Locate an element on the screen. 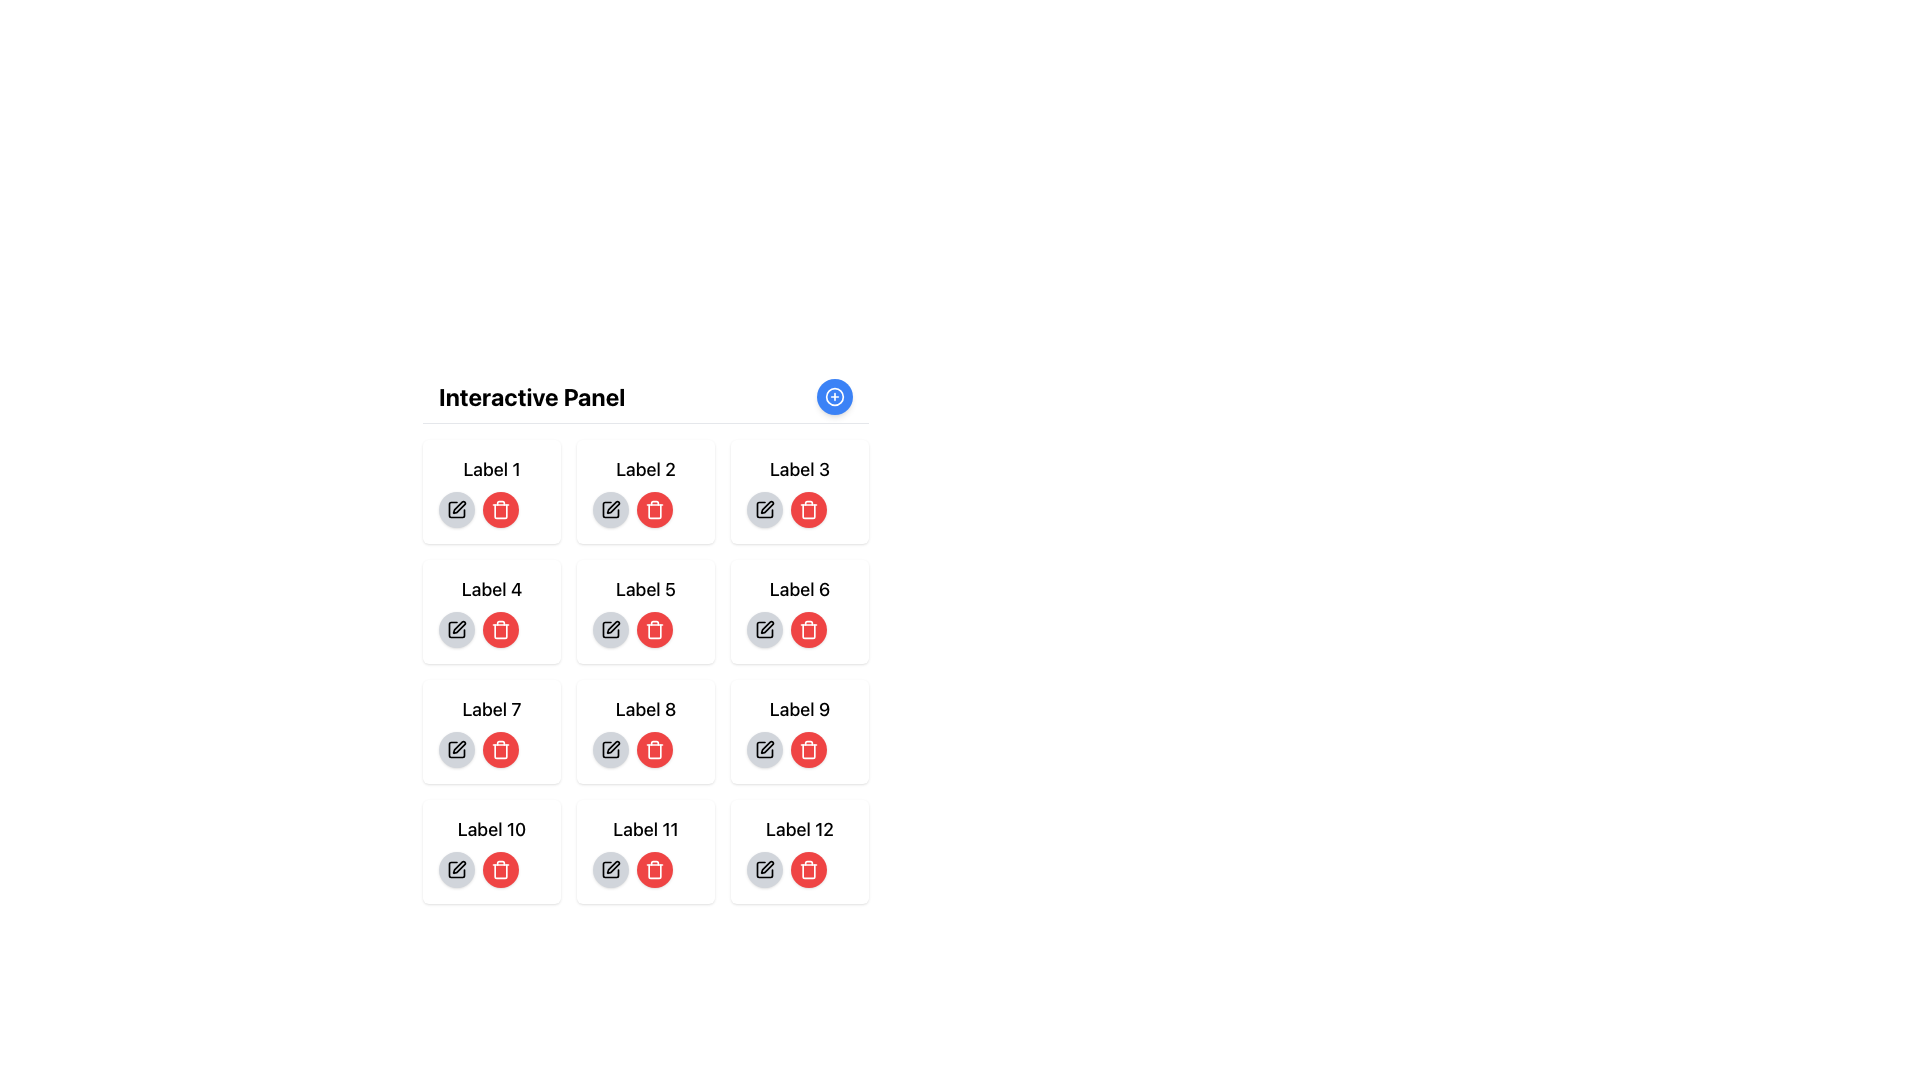 This screenshot has height=1080, width=1920. the delete button located in the first row, second column of the interactive grid panel is located at coordinates (654, 508).